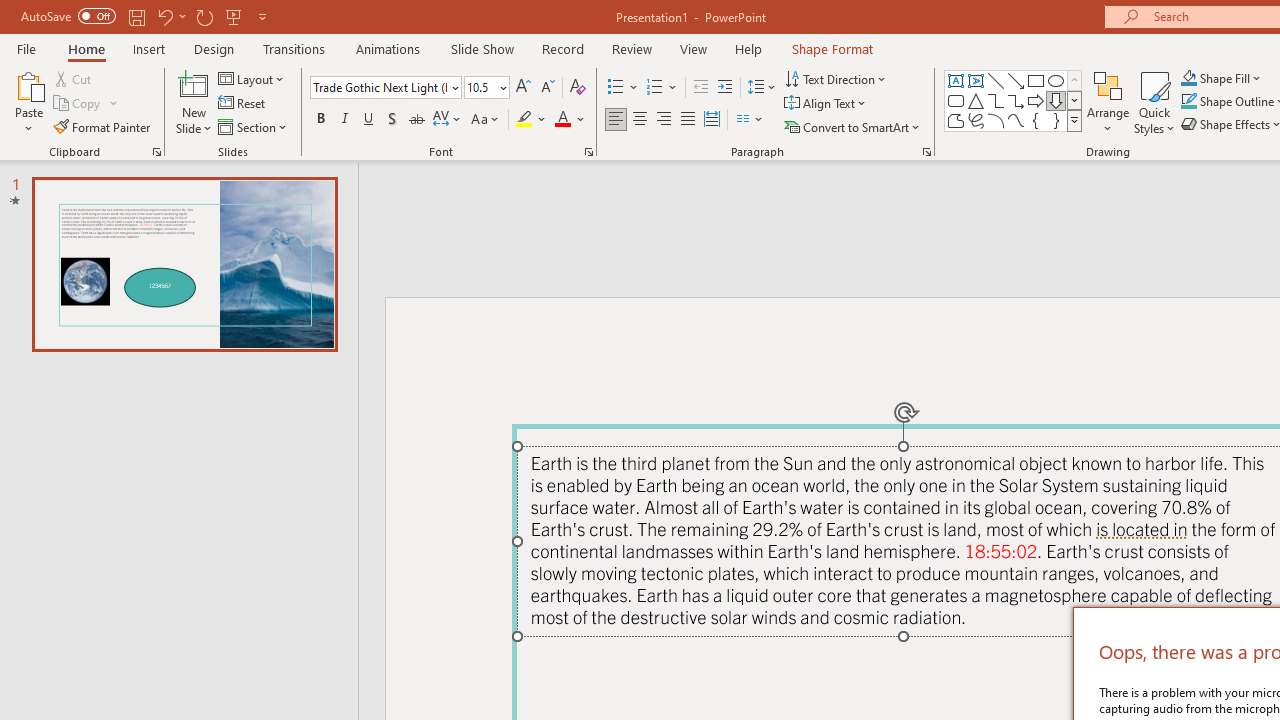 Image resolution: width=1280 pixels, height=720 pixels. What do you see at coordinates (693, 48) in the screenshot?
I see `'View'` at bounding box center [693, 48].